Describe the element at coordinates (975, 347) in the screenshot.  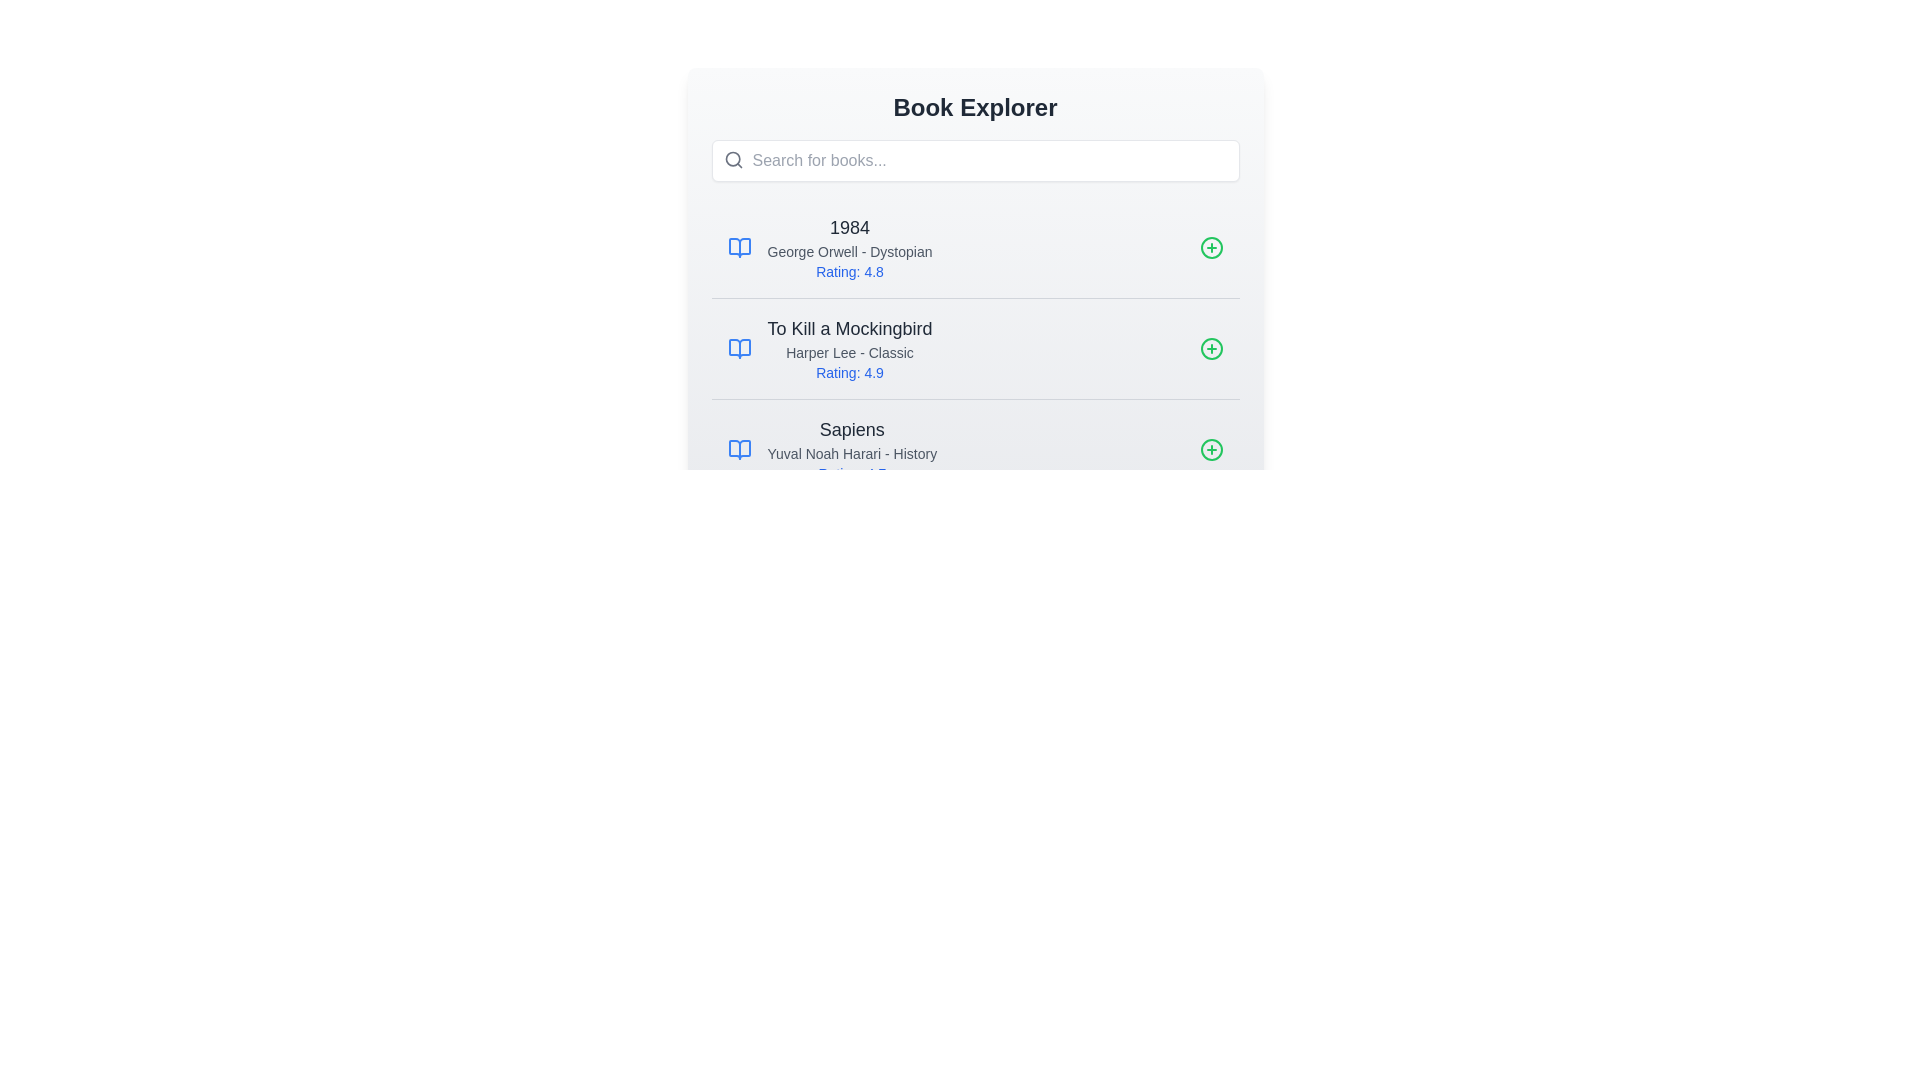
I see `the clickable list item displaying 'To Kill a Mockingbird', which is the second item in the vertical list of book entries` at that location.